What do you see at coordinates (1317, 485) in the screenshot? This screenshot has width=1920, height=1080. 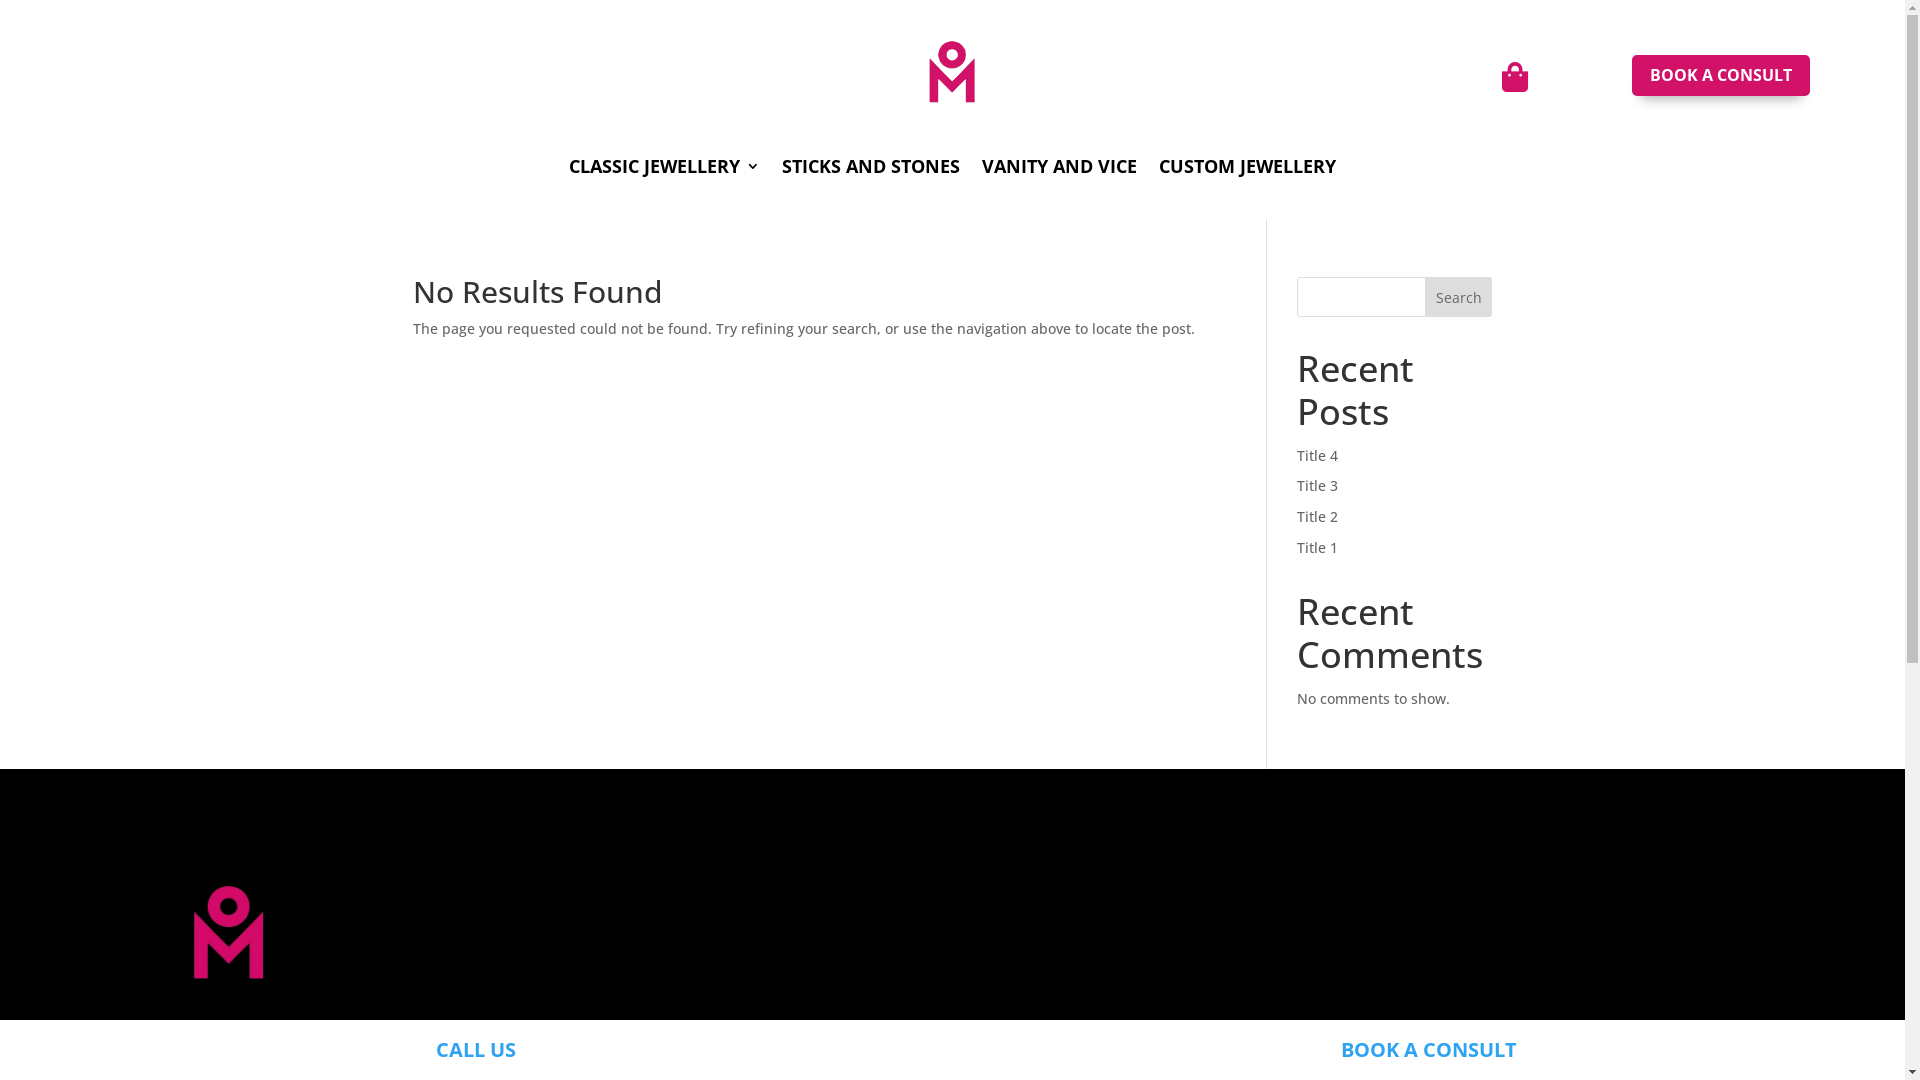 I see `'Title 3'` at bounding box center [1317, 485].